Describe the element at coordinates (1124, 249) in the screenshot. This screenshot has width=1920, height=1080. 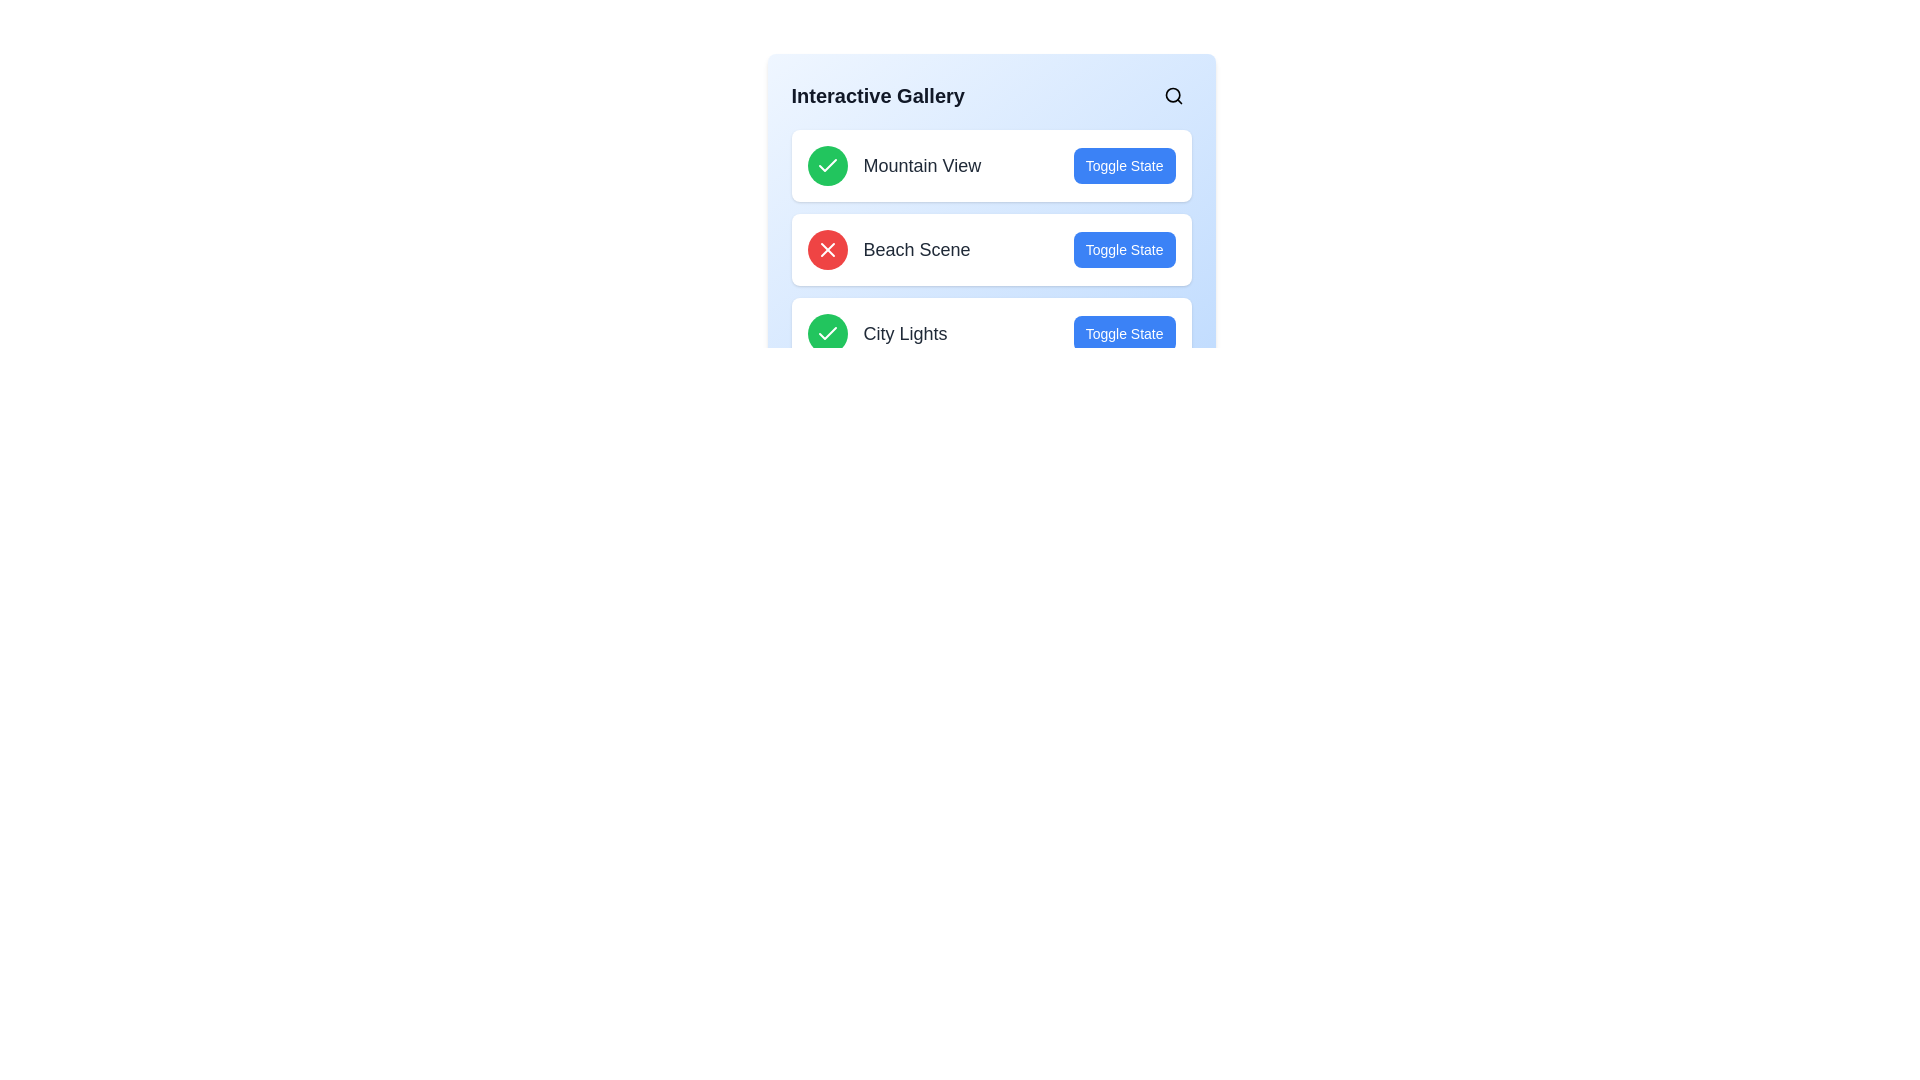
I see `'Toggle State' button for the item labeled Beach Scene` at that location.